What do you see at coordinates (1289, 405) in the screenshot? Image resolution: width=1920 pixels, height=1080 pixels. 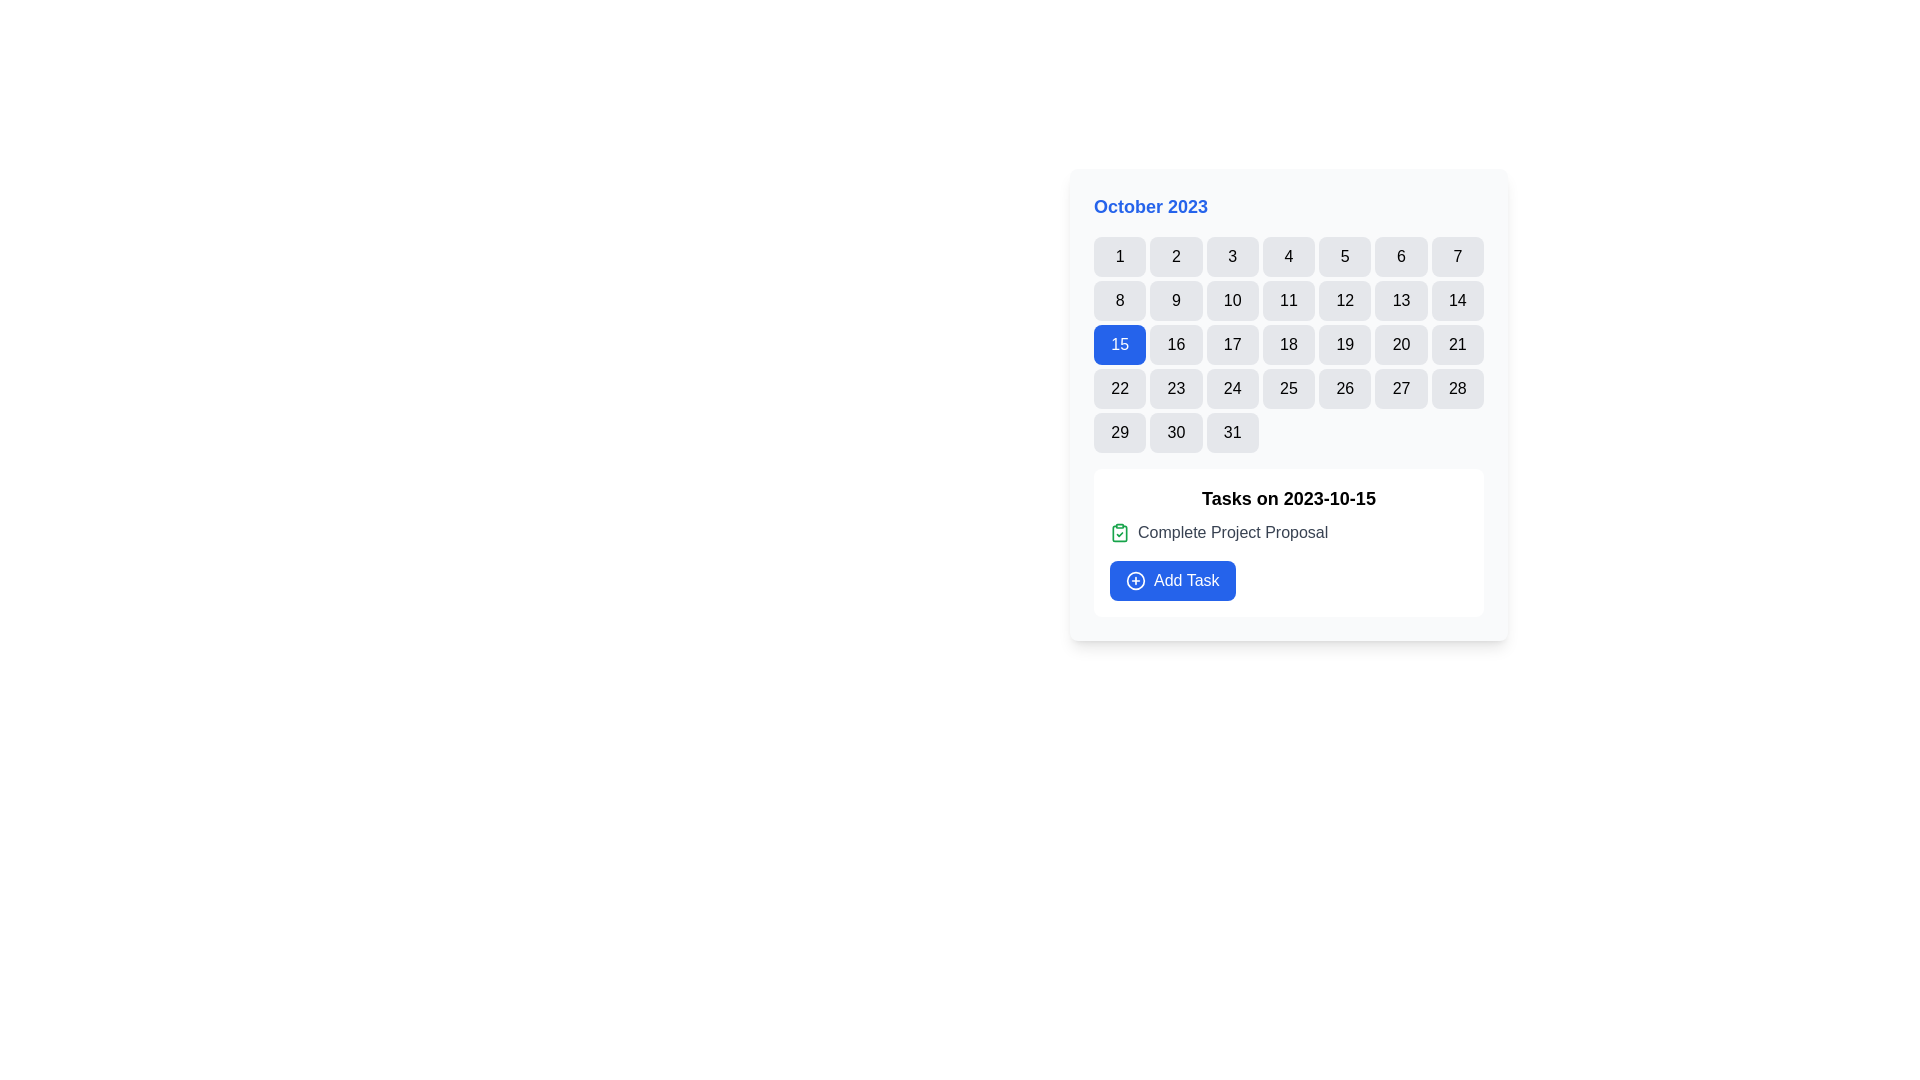 I see `a date on the calendar component to view corresponding tasks` at bounding box center [1289, 405].